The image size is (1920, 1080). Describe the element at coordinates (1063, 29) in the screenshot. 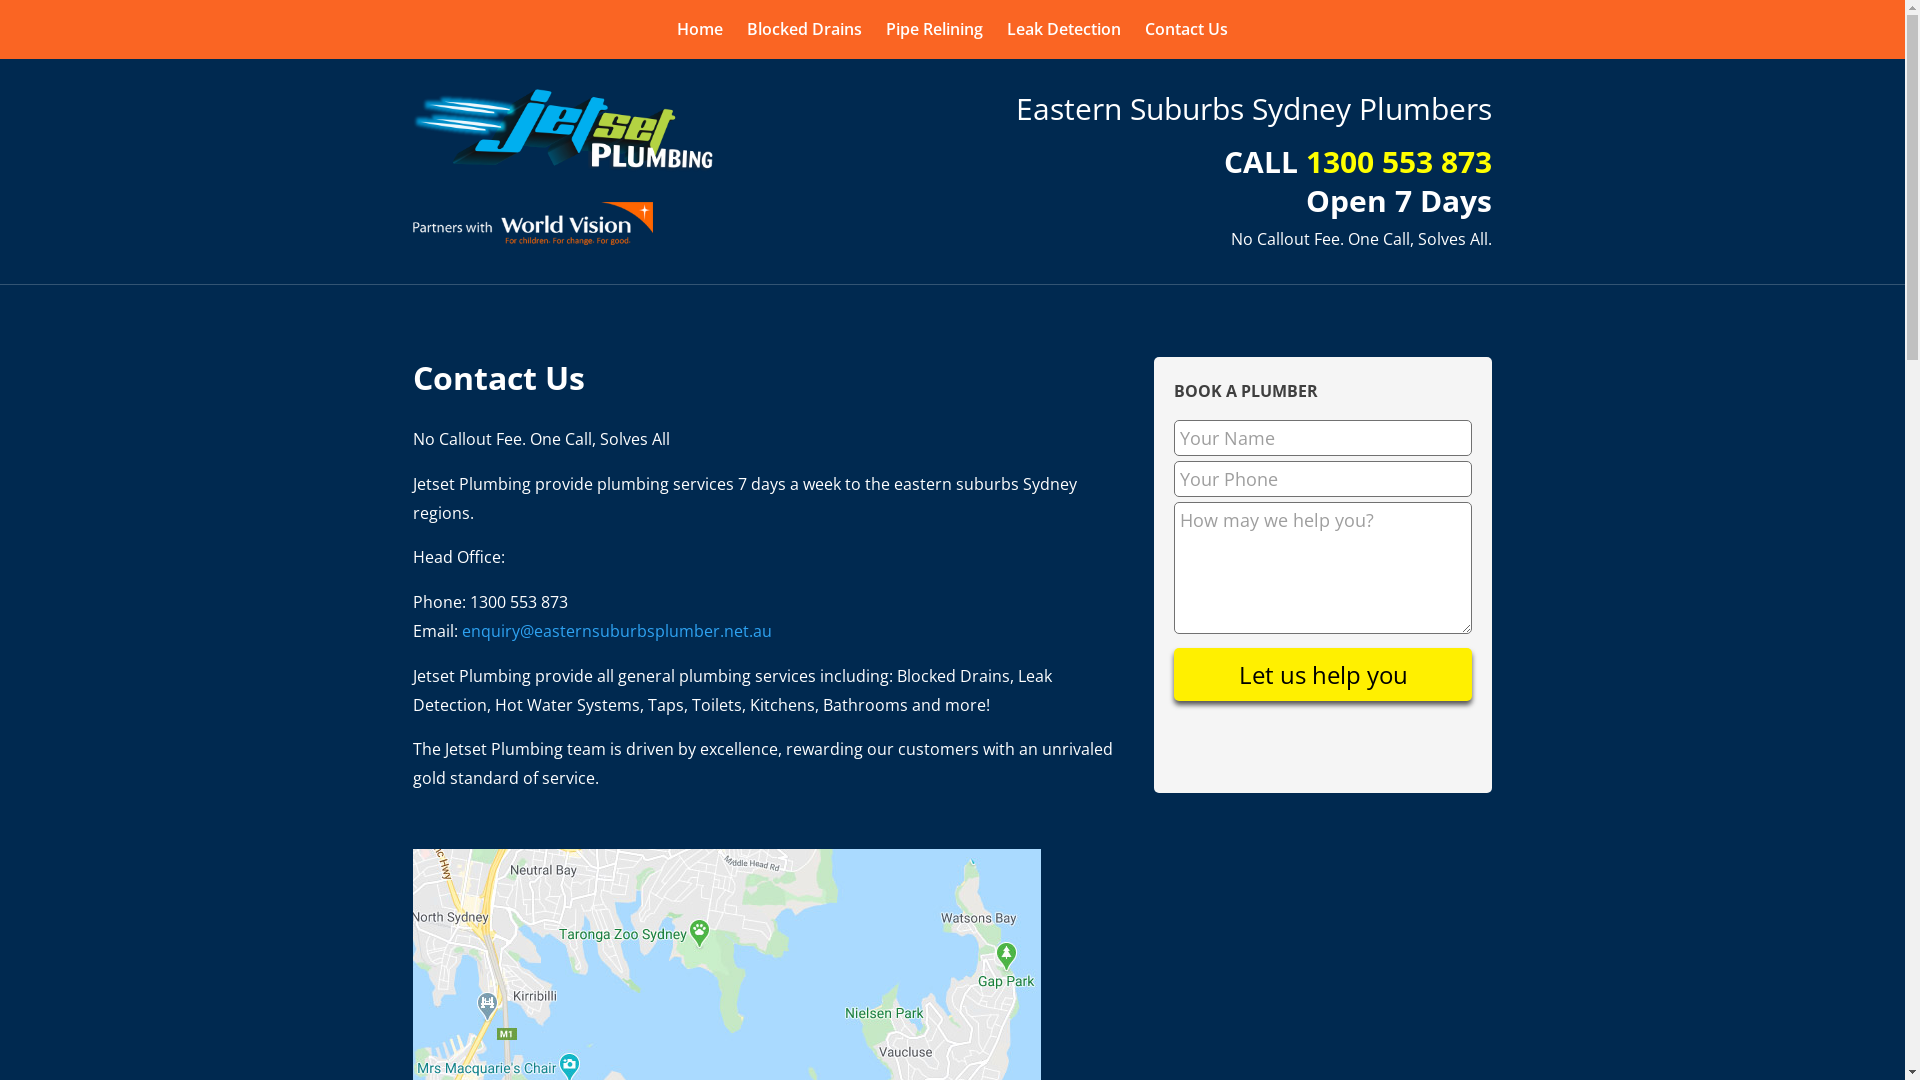

I see `'Leak Detection'` at that location.